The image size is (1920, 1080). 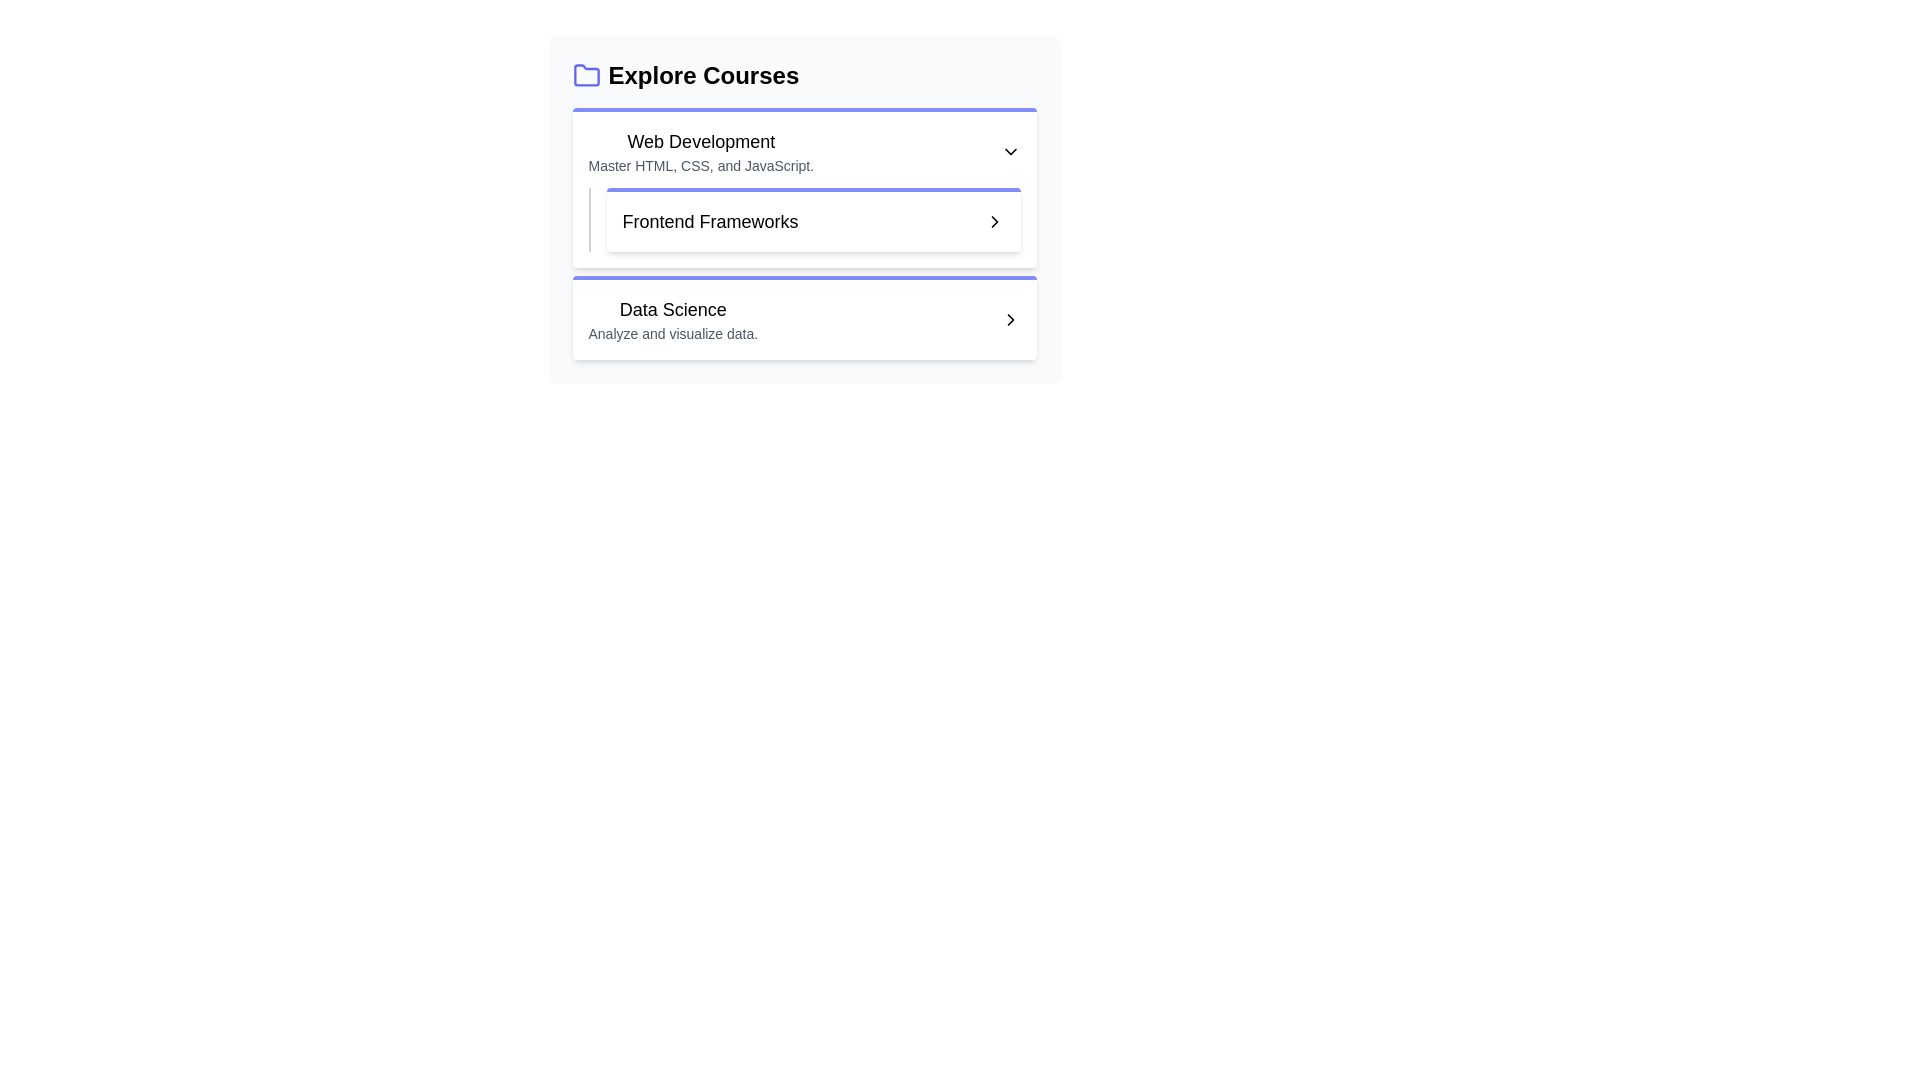 What do you see at coordinates (804, 316) in the screenshot?
I see `the third button or card in the navigation stack` at bounding box center [804, 316].